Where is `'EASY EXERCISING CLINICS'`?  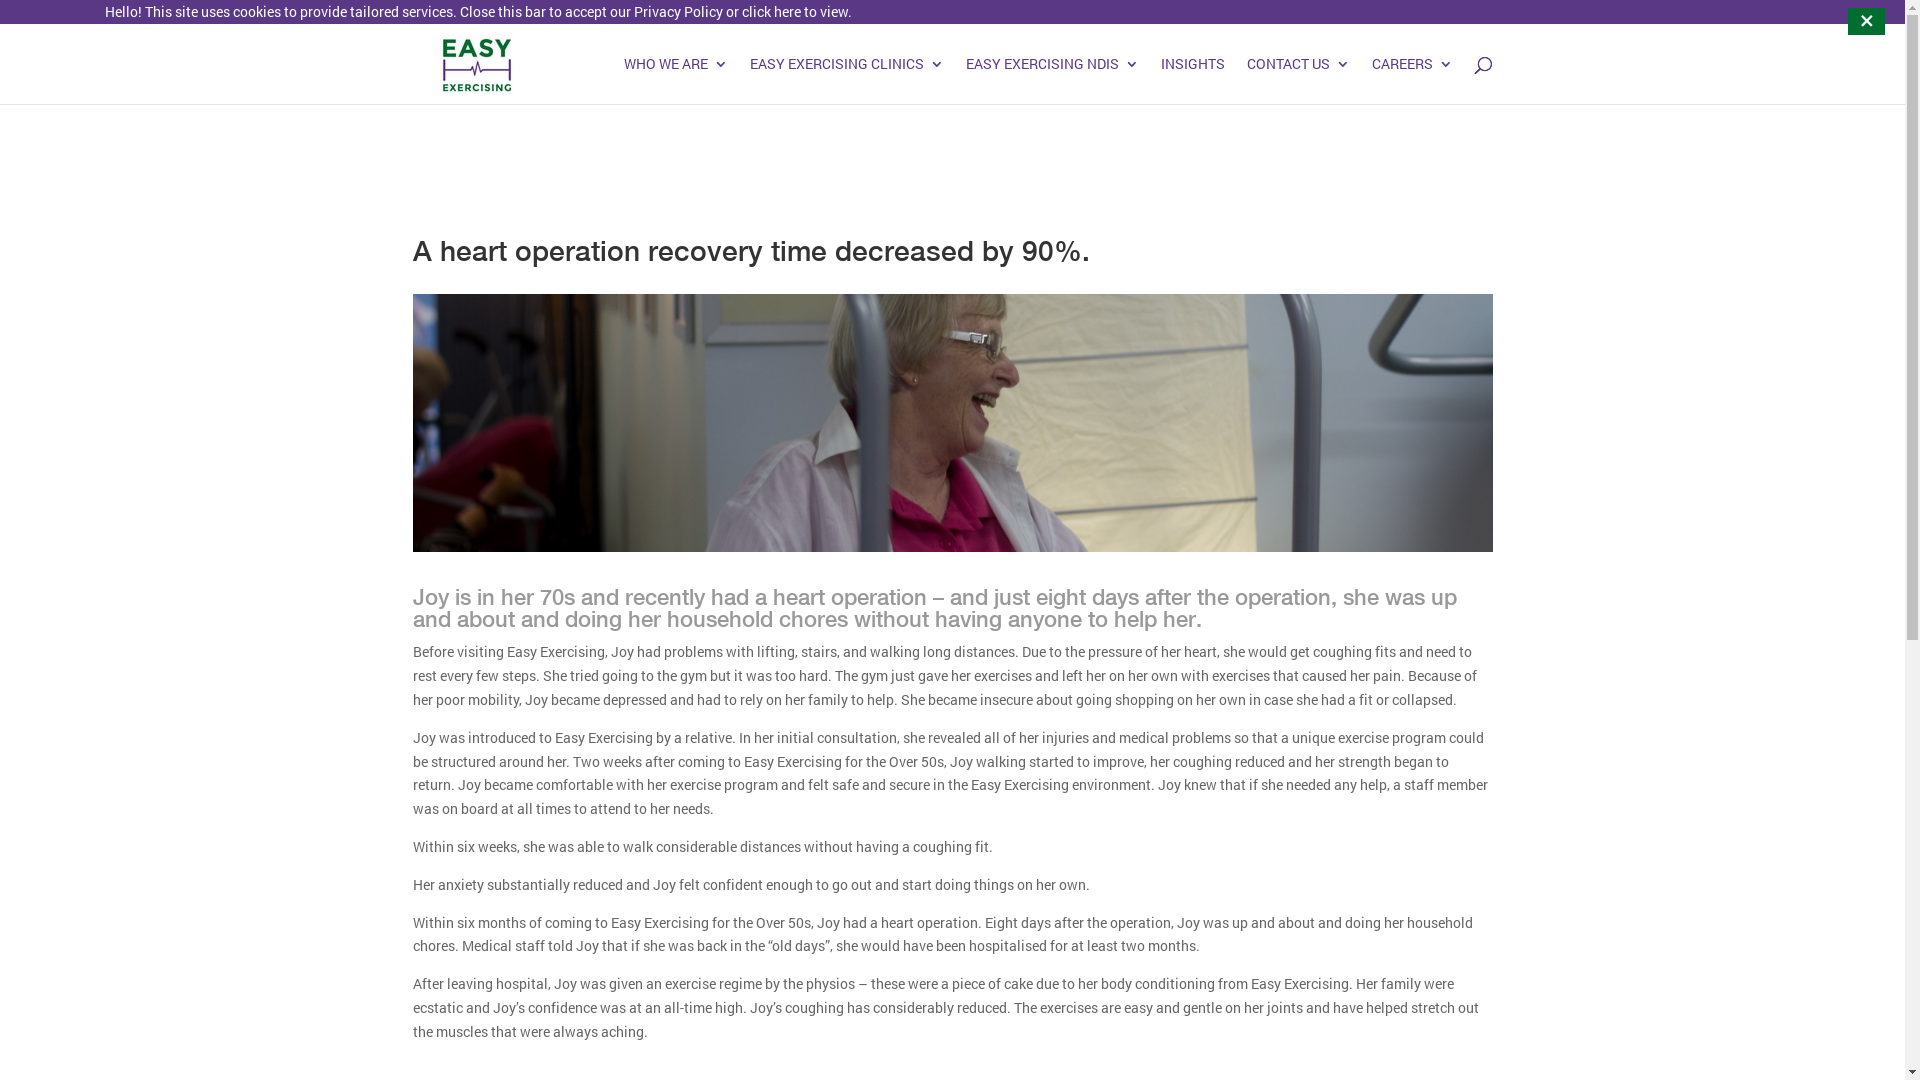
'EASY EXERCISING CLINICS' is located at coordinates (846, 79).